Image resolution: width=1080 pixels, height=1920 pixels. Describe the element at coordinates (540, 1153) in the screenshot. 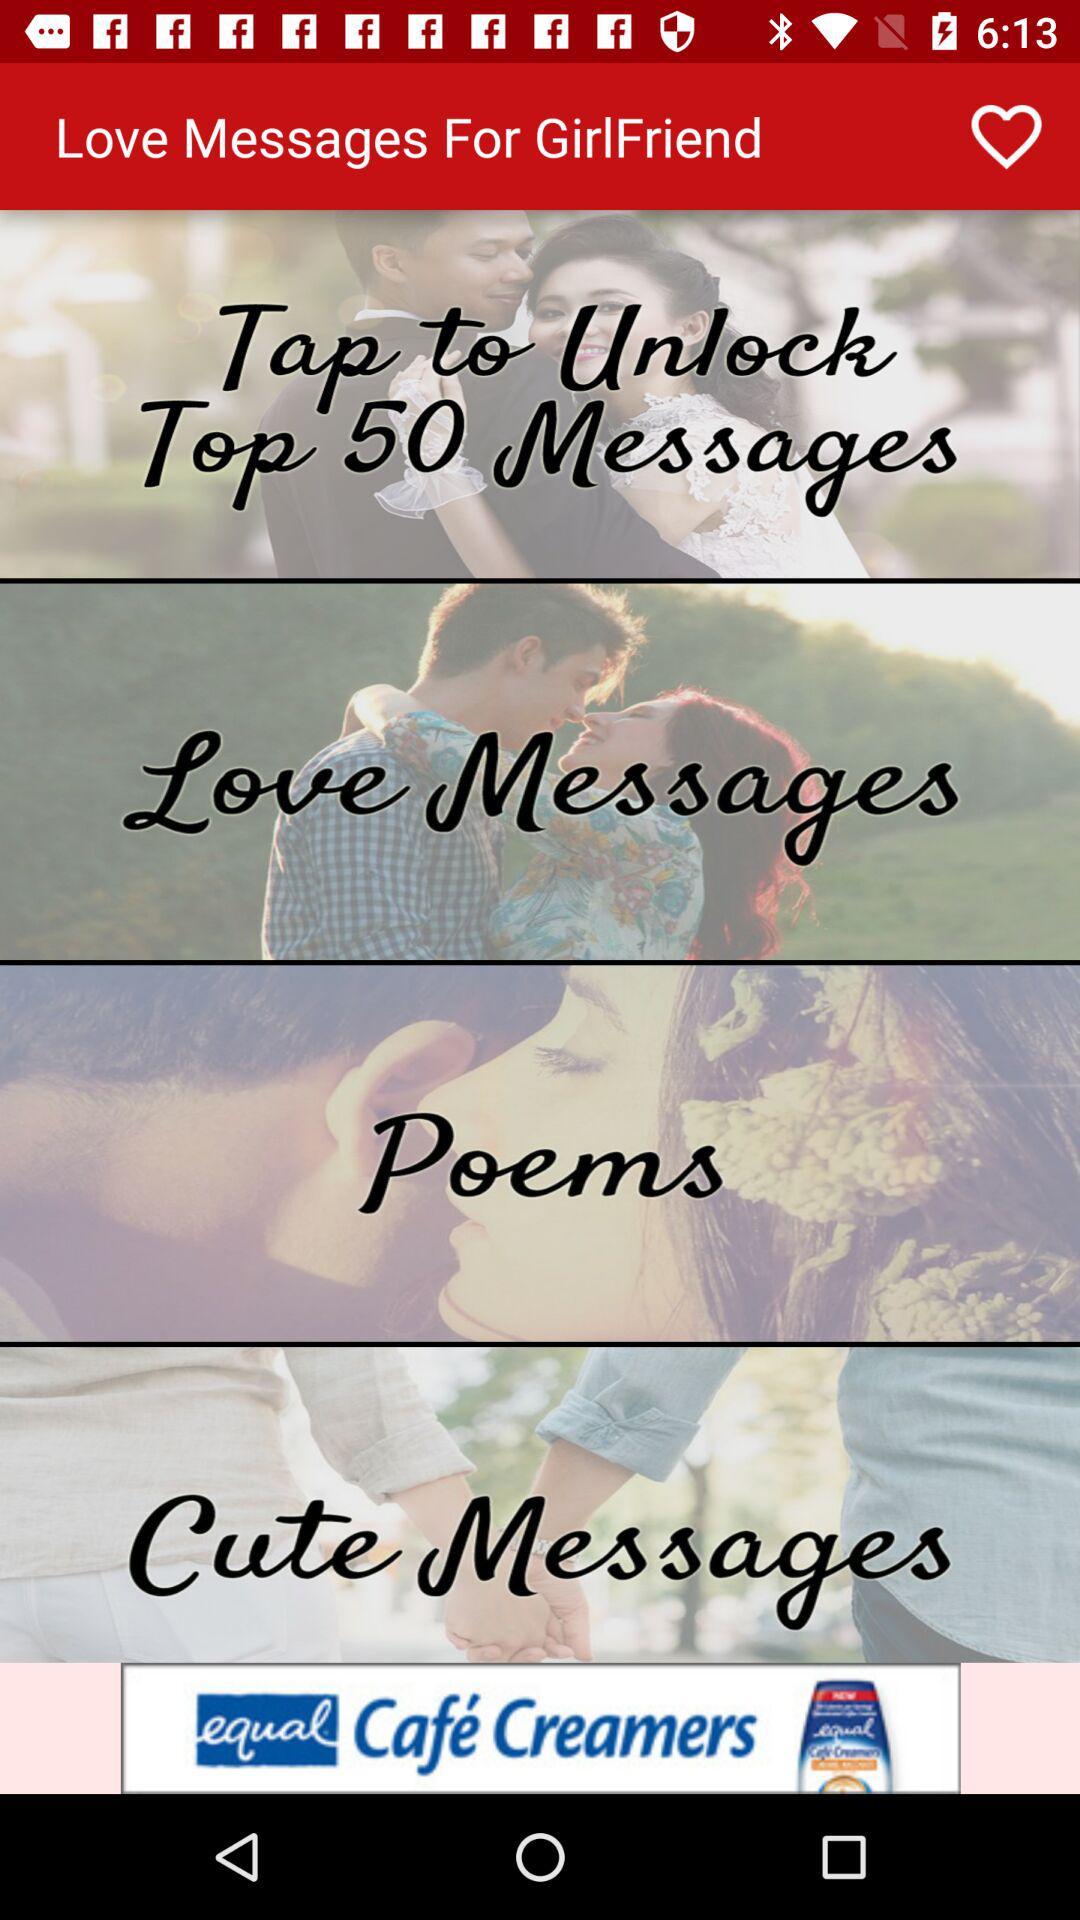

I see `show poems` at that location.